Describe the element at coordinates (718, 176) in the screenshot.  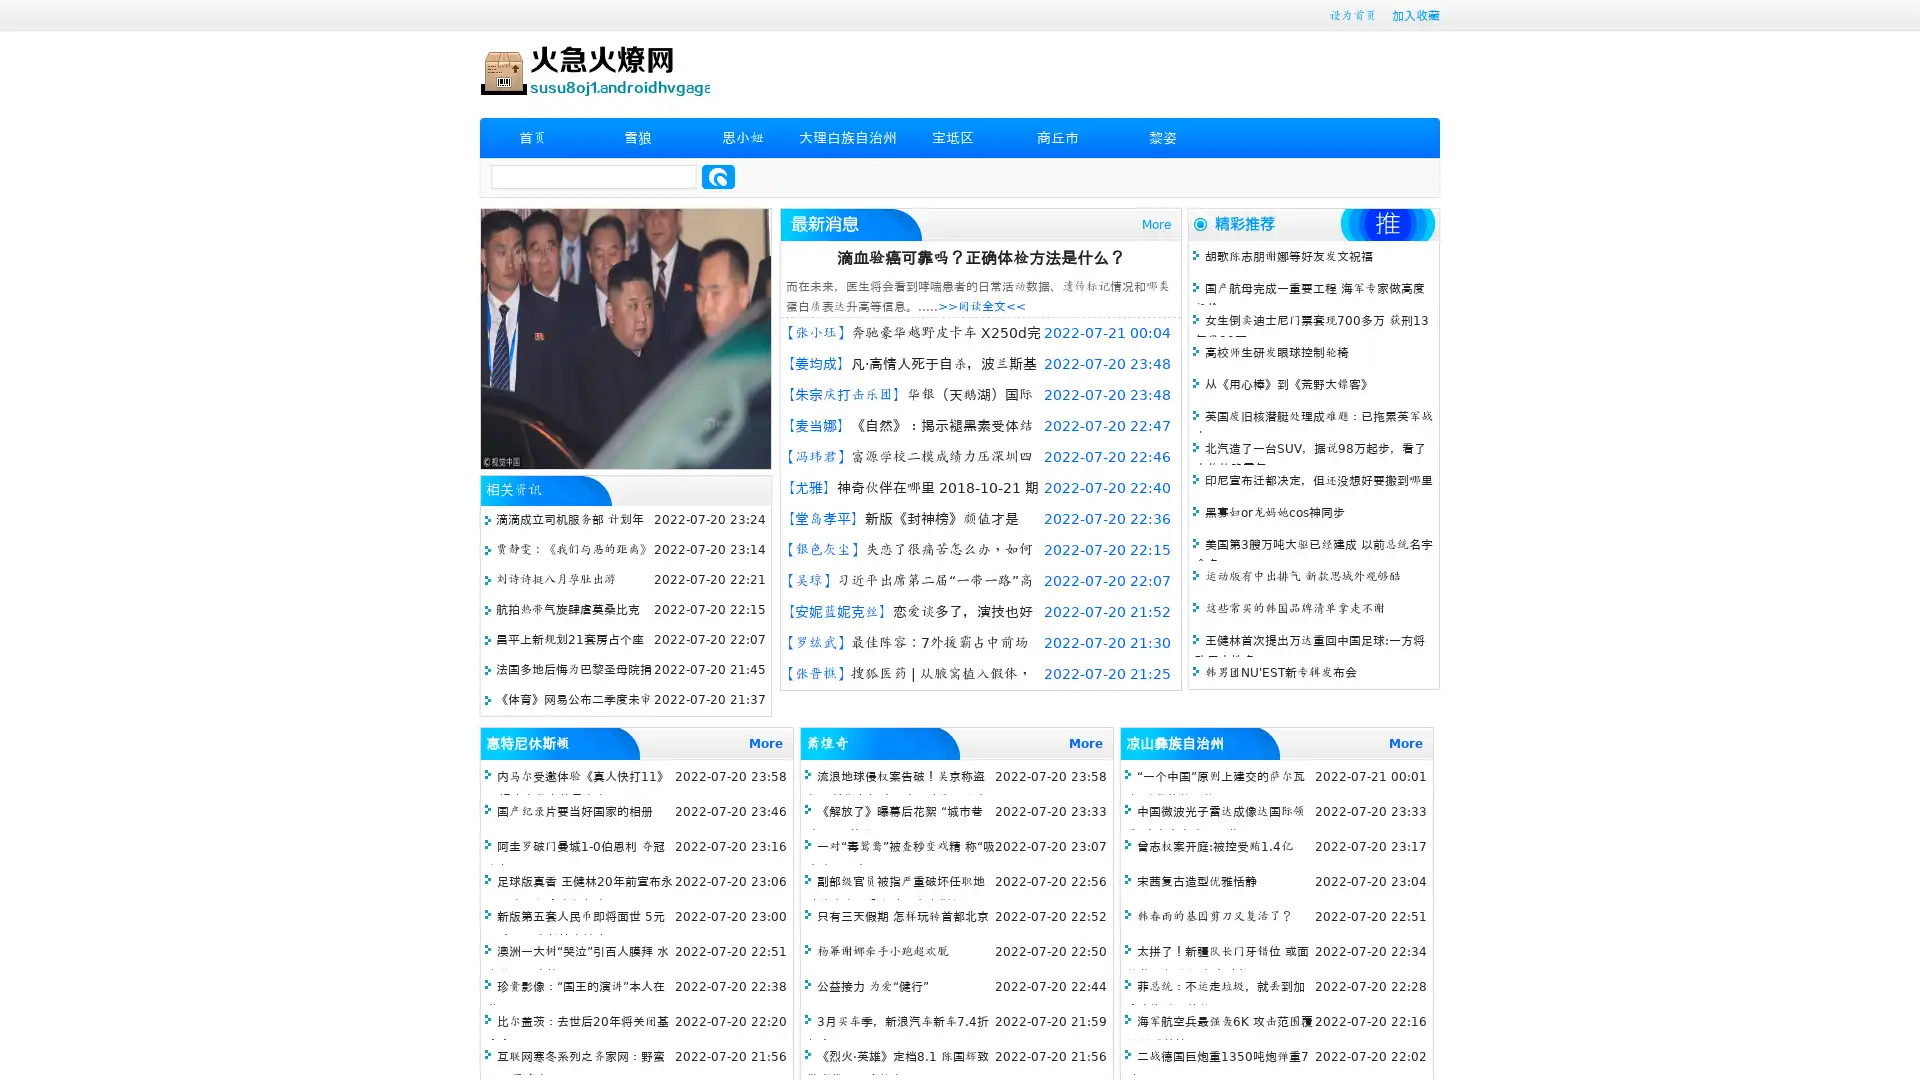
I see `Search` at that location.